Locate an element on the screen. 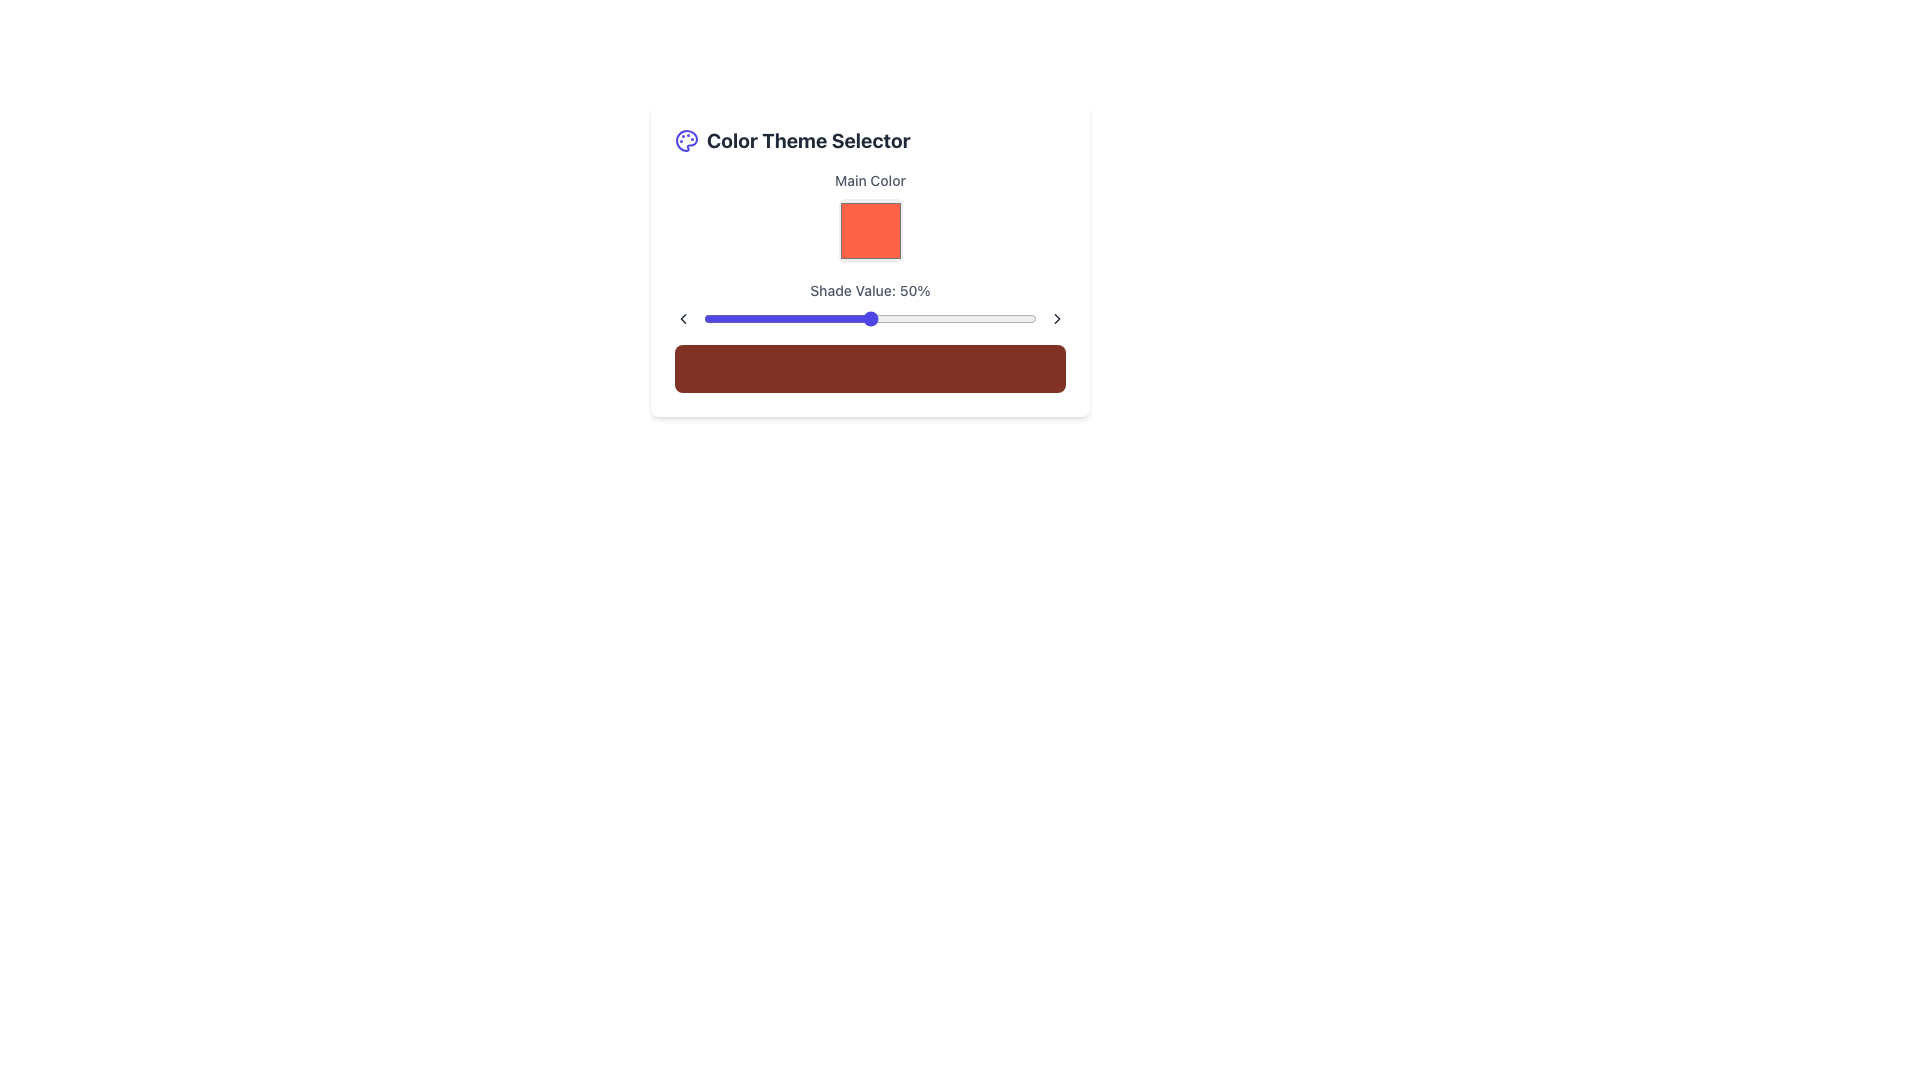 The height and width of the screenshot is (1080, 1920). and drag the handle of the Range slider located below the label 'Shade Value: 50%' to adjust the value is located at coordinates (870, 318).